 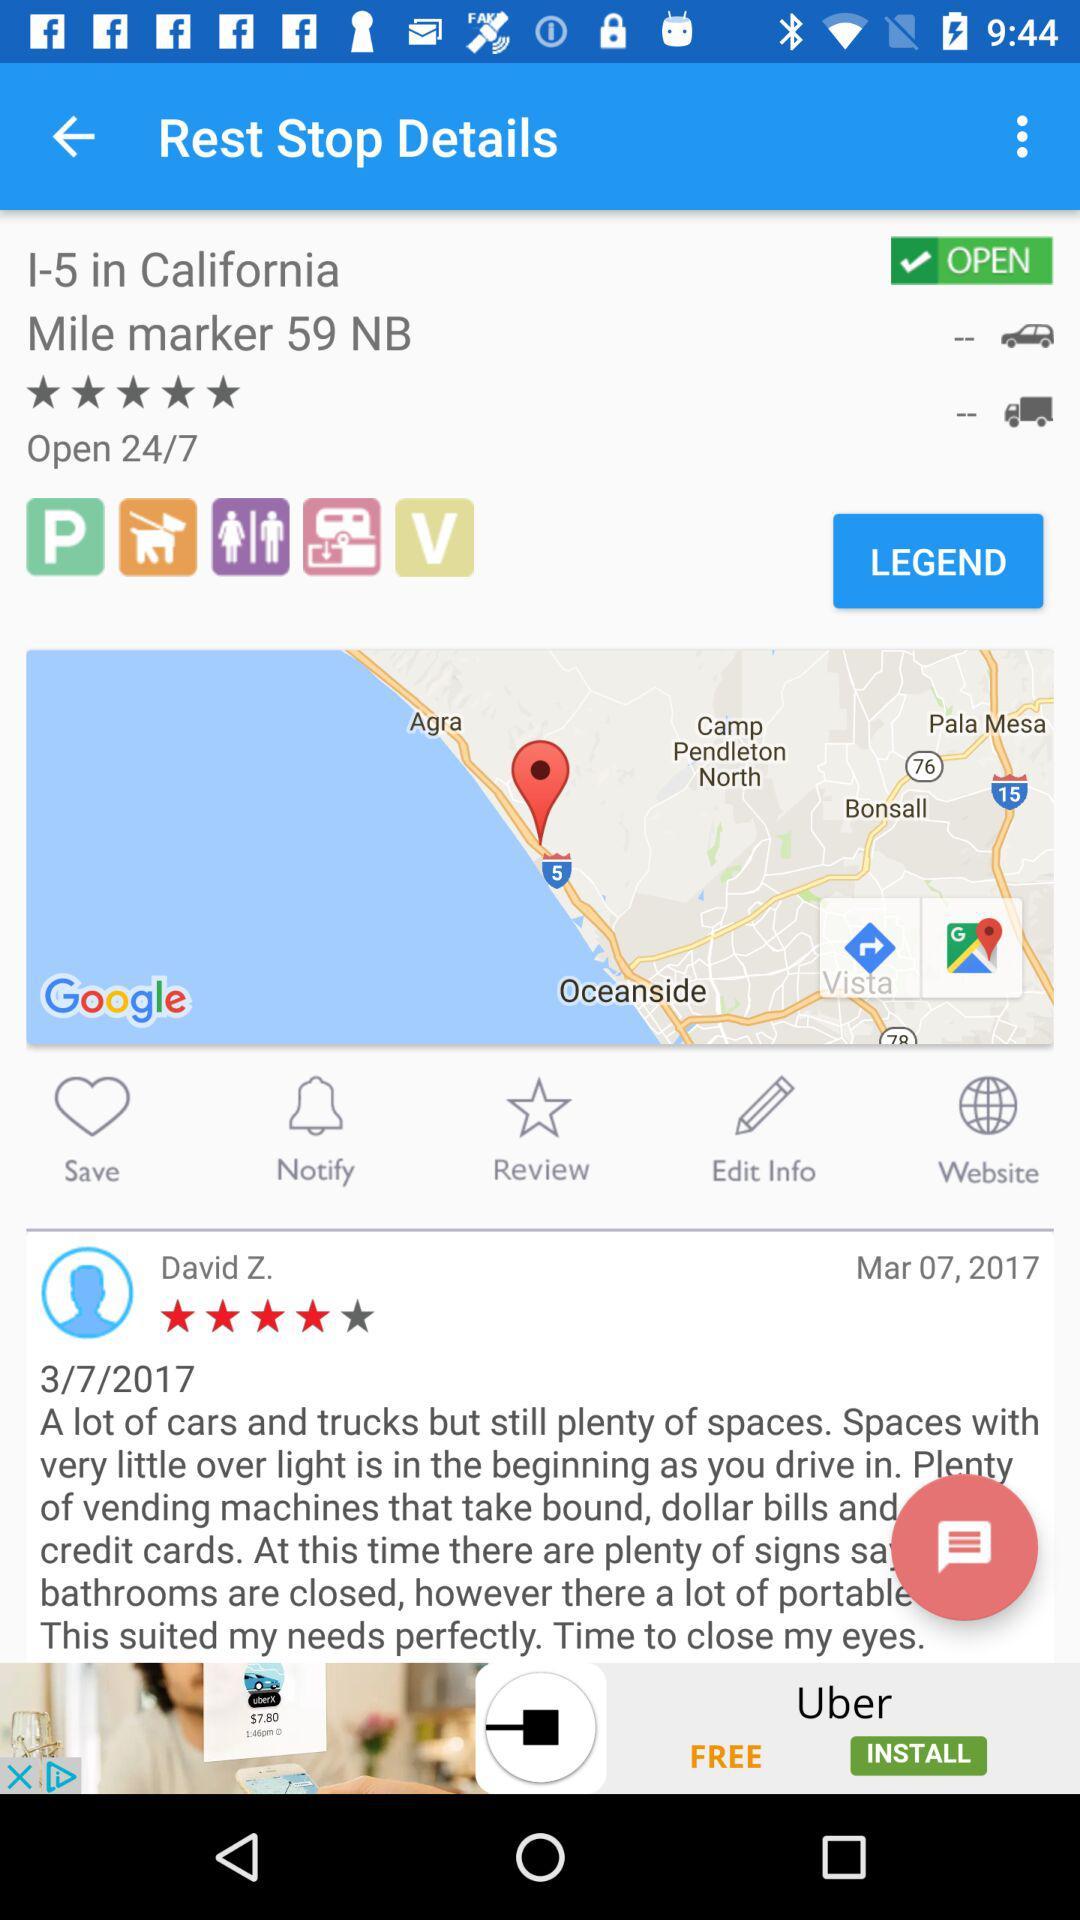 What do you see at coordinates (315, 1129) in the screenshot?
I see `bell button` at bounding box center [315, 1129].